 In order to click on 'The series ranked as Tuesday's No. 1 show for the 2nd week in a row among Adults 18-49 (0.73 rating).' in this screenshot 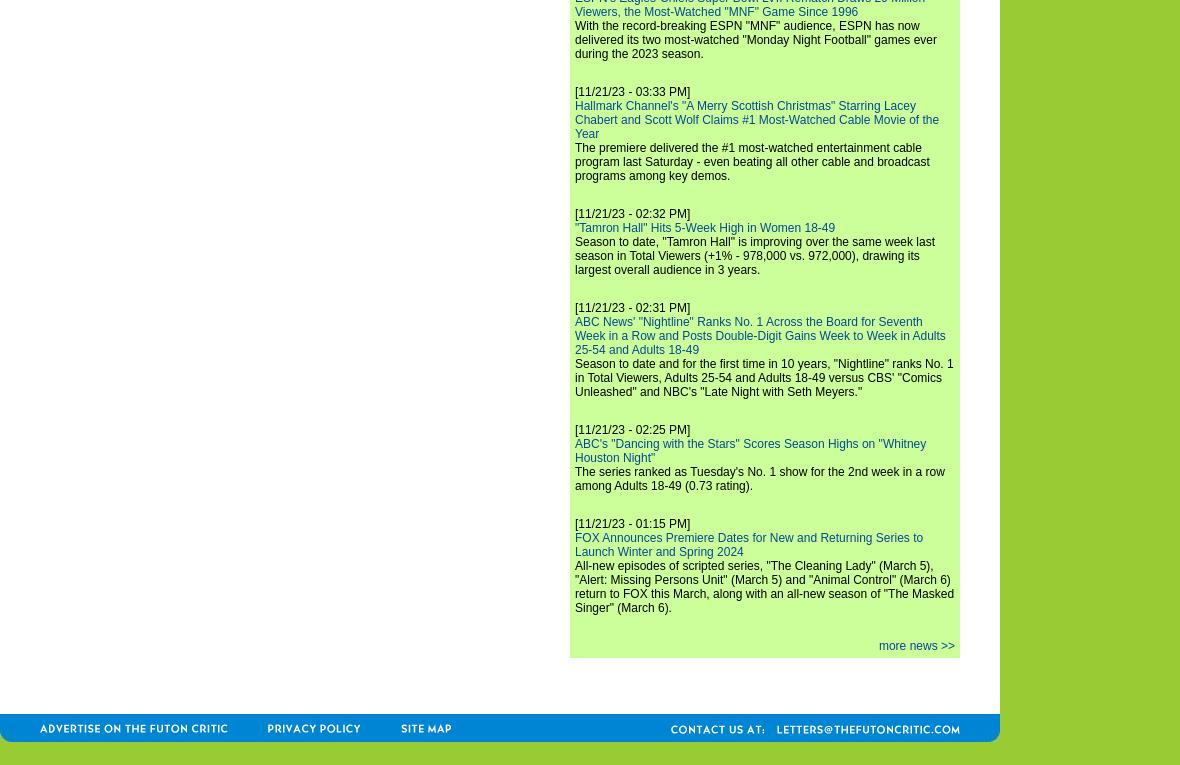, I will do `click(759, 478)`.